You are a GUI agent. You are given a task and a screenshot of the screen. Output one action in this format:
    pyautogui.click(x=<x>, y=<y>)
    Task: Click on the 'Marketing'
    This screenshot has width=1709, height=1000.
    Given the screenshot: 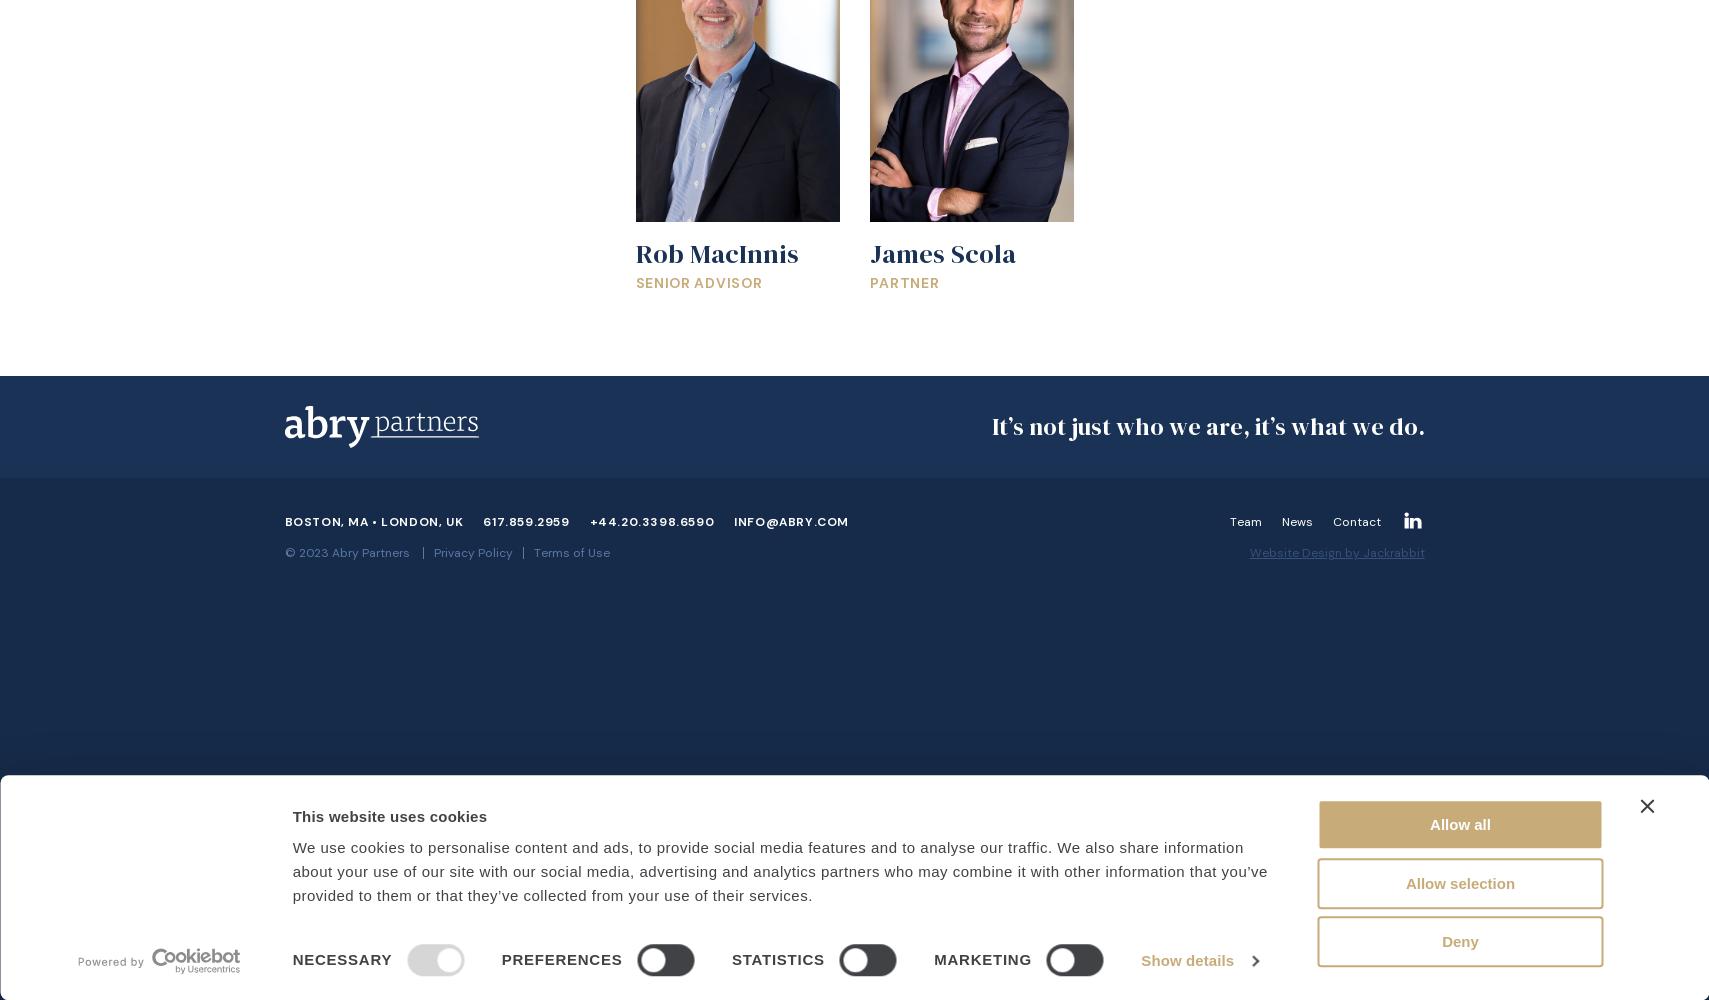 What is the action you would take?
    pyautogui.click(x=982, y=958)
    